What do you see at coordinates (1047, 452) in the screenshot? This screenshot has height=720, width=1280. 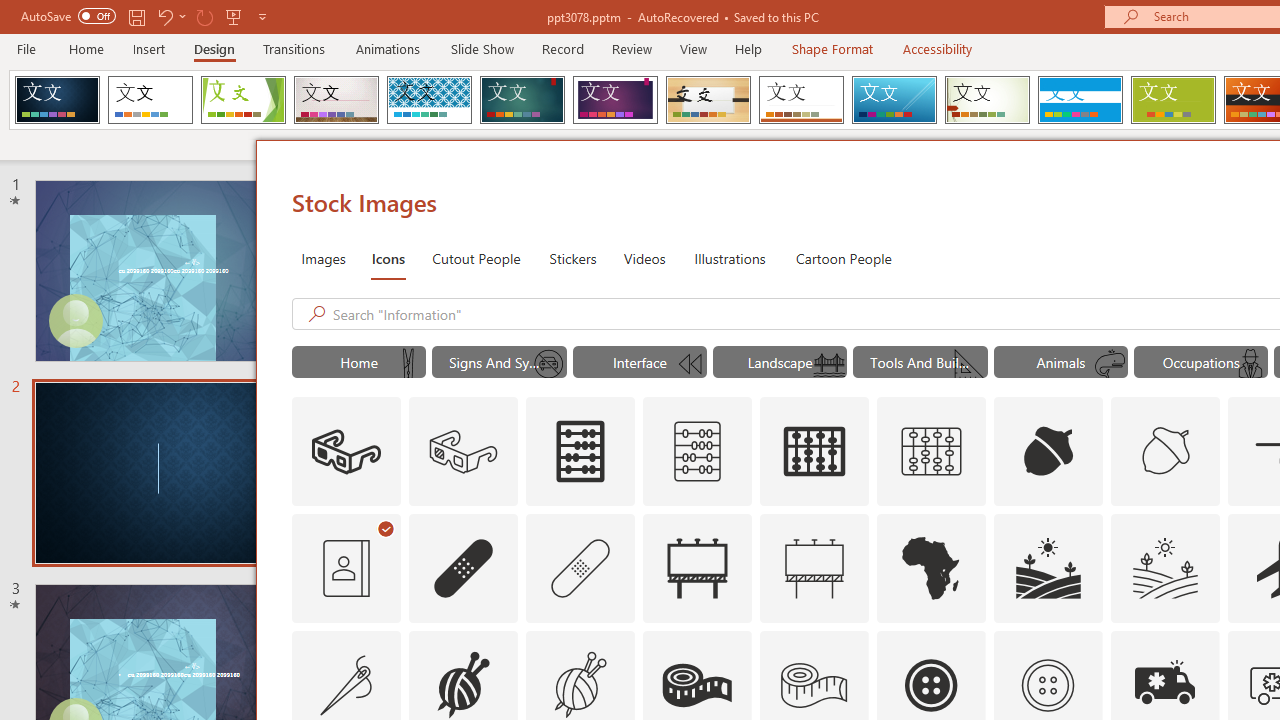 I see `'AutomationID: Icons_Acorn'` at bounding box center [1047, 452].